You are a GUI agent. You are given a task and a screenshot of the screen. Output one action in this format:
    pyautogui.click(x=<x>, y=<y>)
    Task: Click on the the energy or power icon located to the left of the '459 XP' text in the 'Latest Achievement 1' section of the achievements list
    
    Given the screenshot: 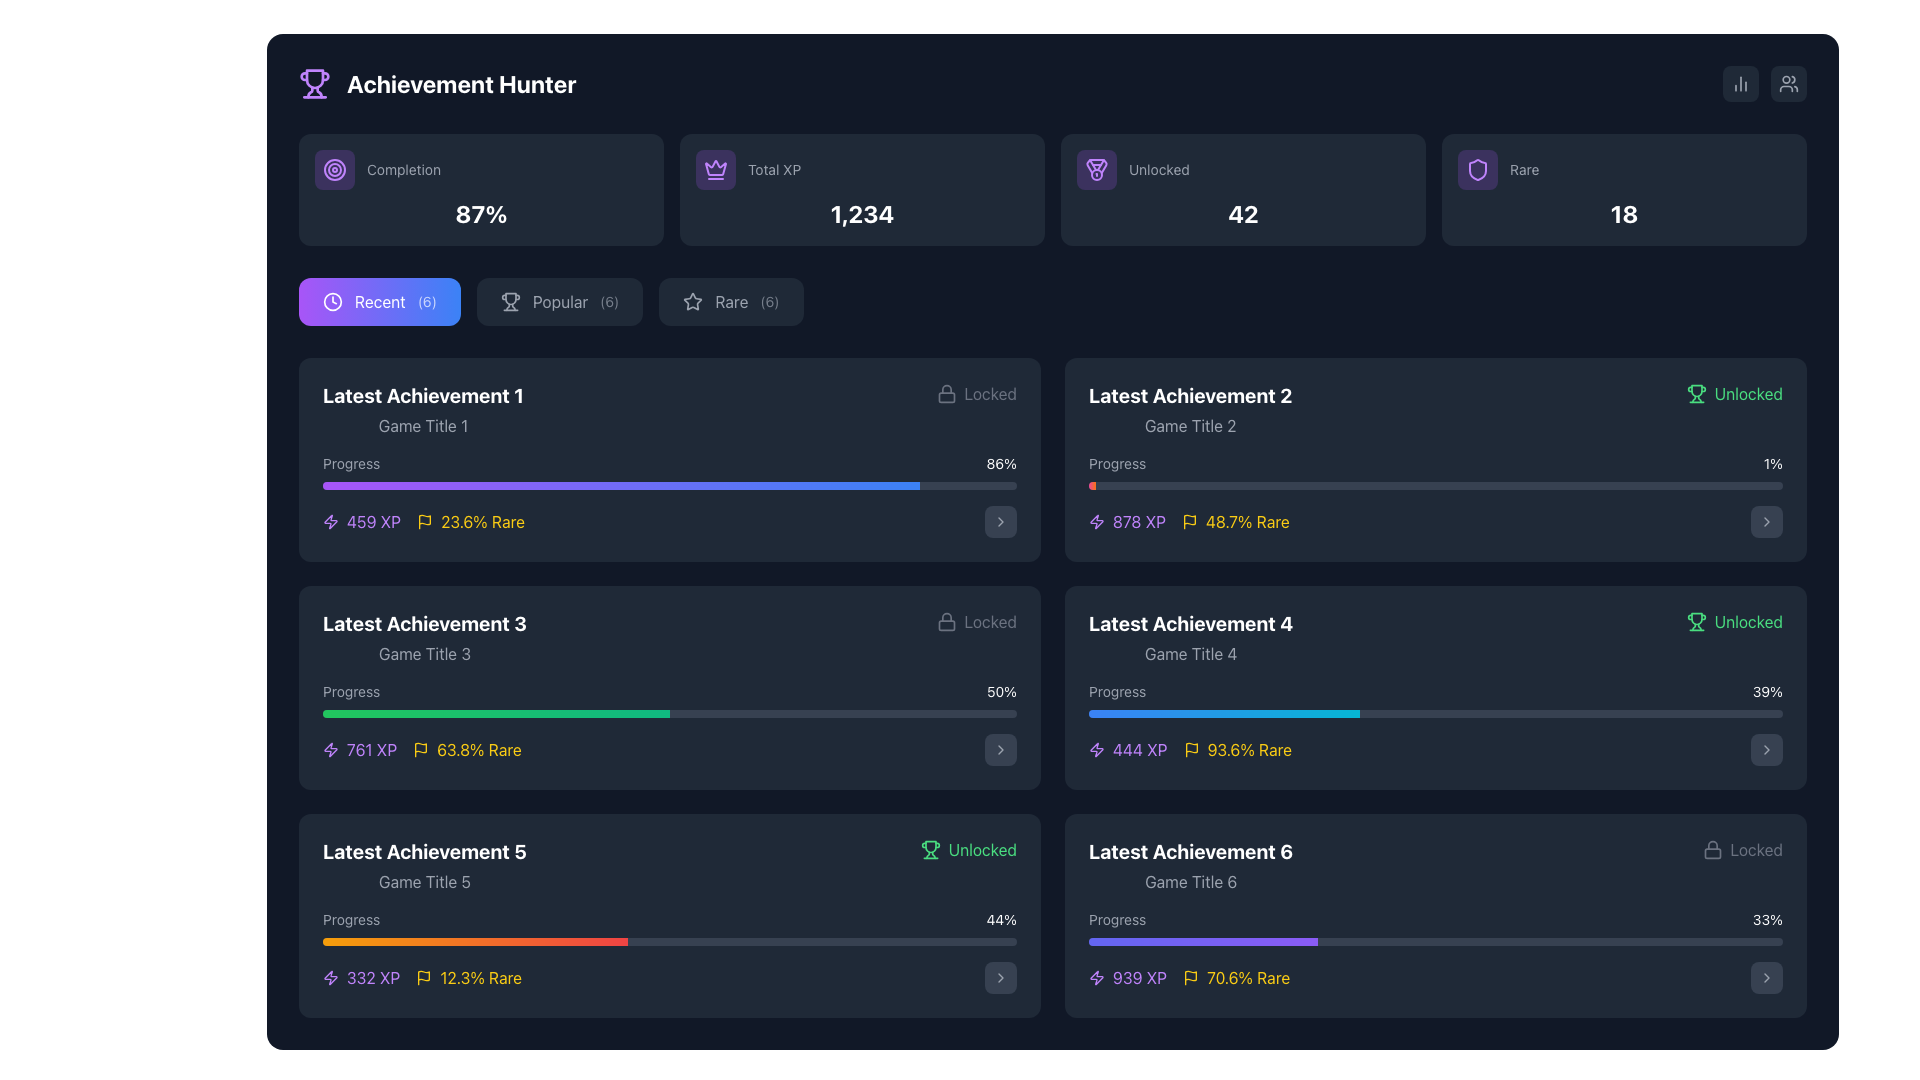 What is the action you would take?
    pyautogui.click(x=331, y=520)
    